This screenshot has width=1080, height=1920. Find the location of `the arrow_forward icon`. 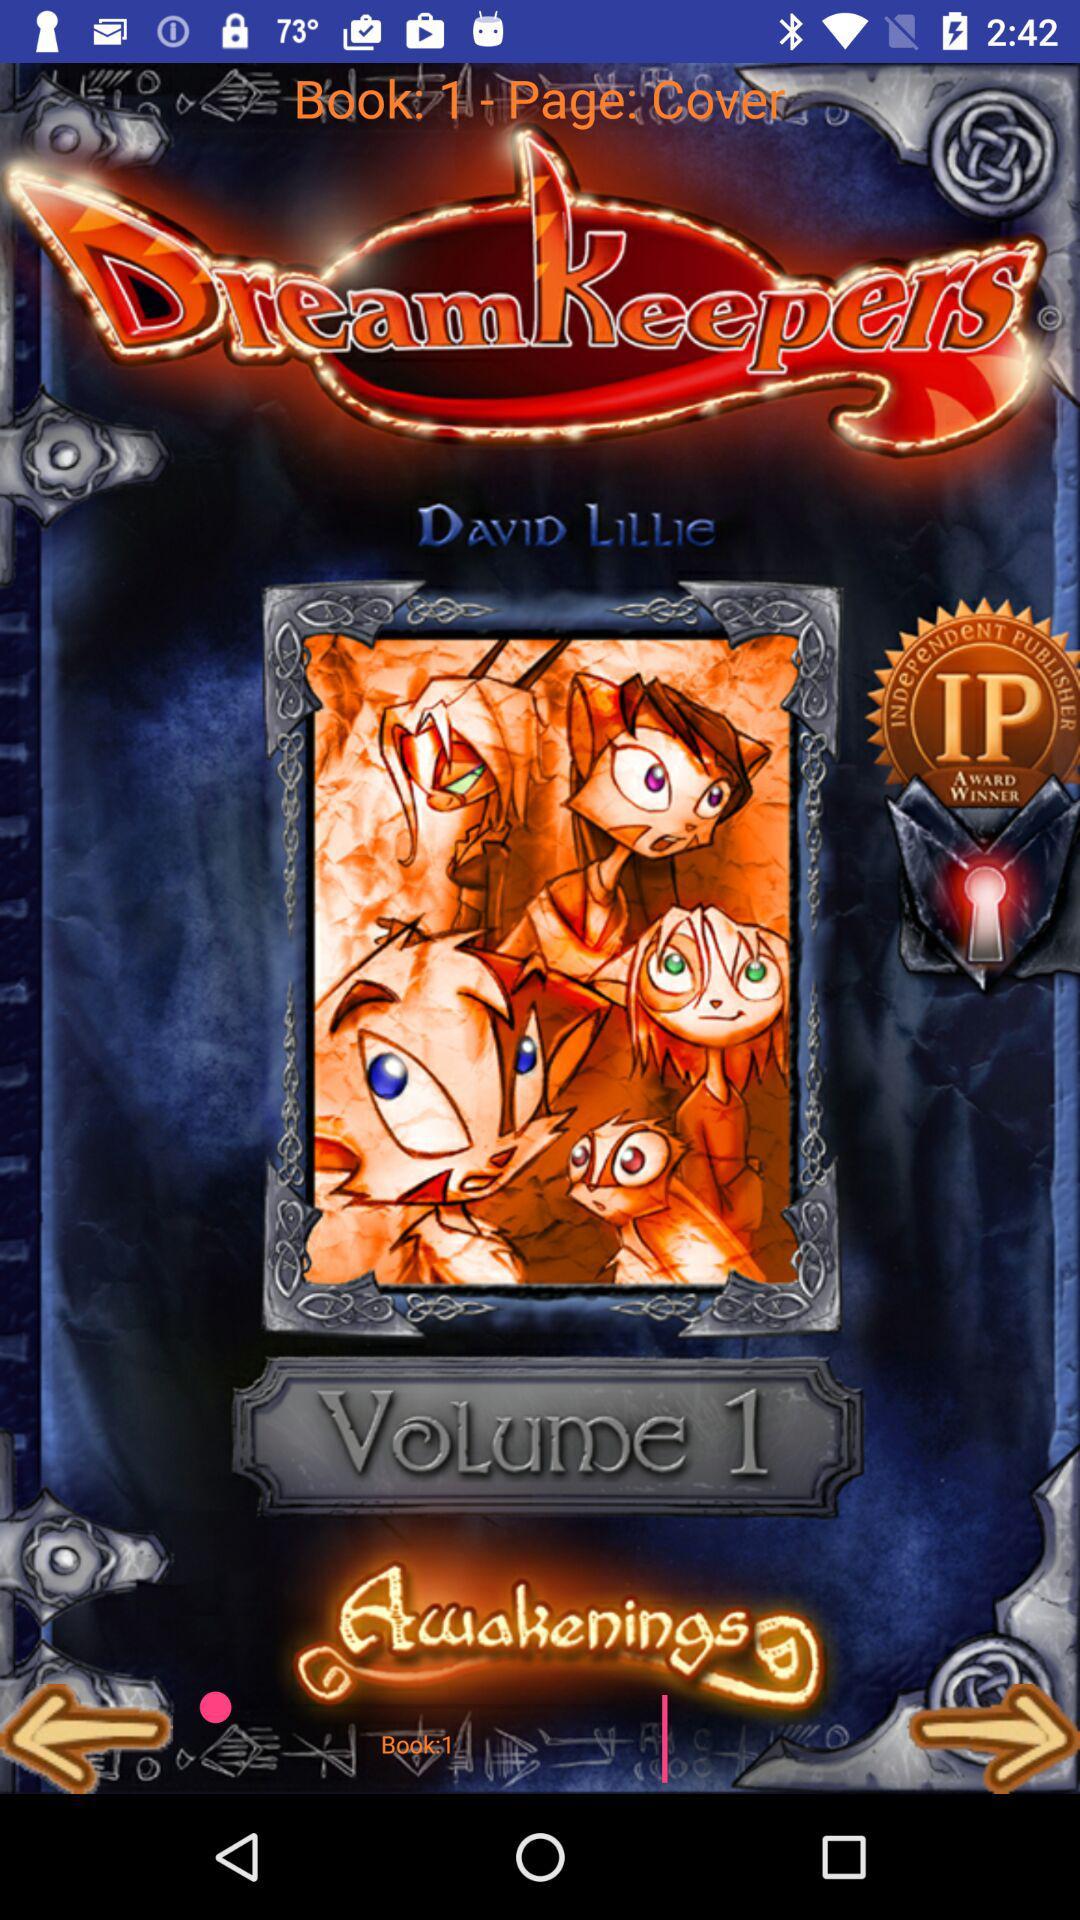

the arrow_forward icon is located at coordinates (993, 1737).